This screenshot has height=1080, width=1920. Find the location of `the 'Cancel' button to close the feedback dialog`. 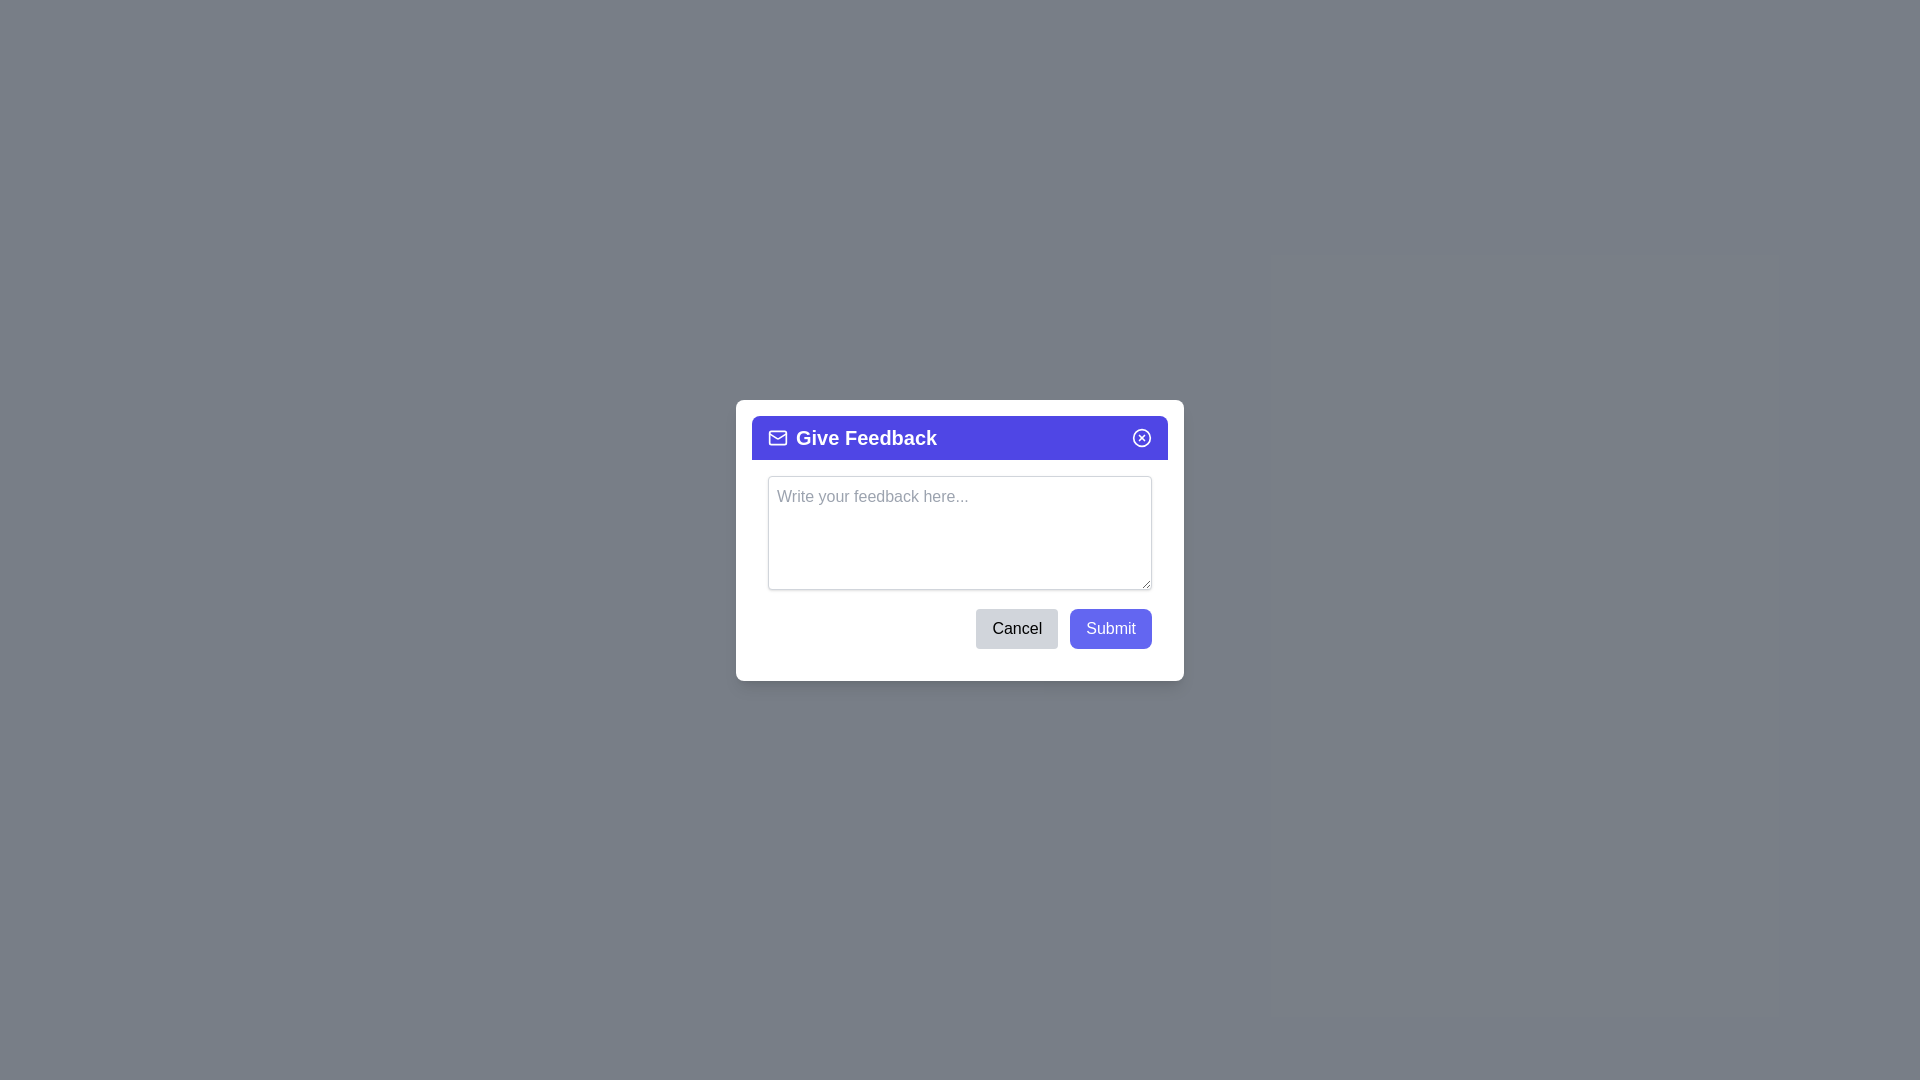

the 'Cancel' button to close the feedback dialog is located at coordinates (1017, 627).